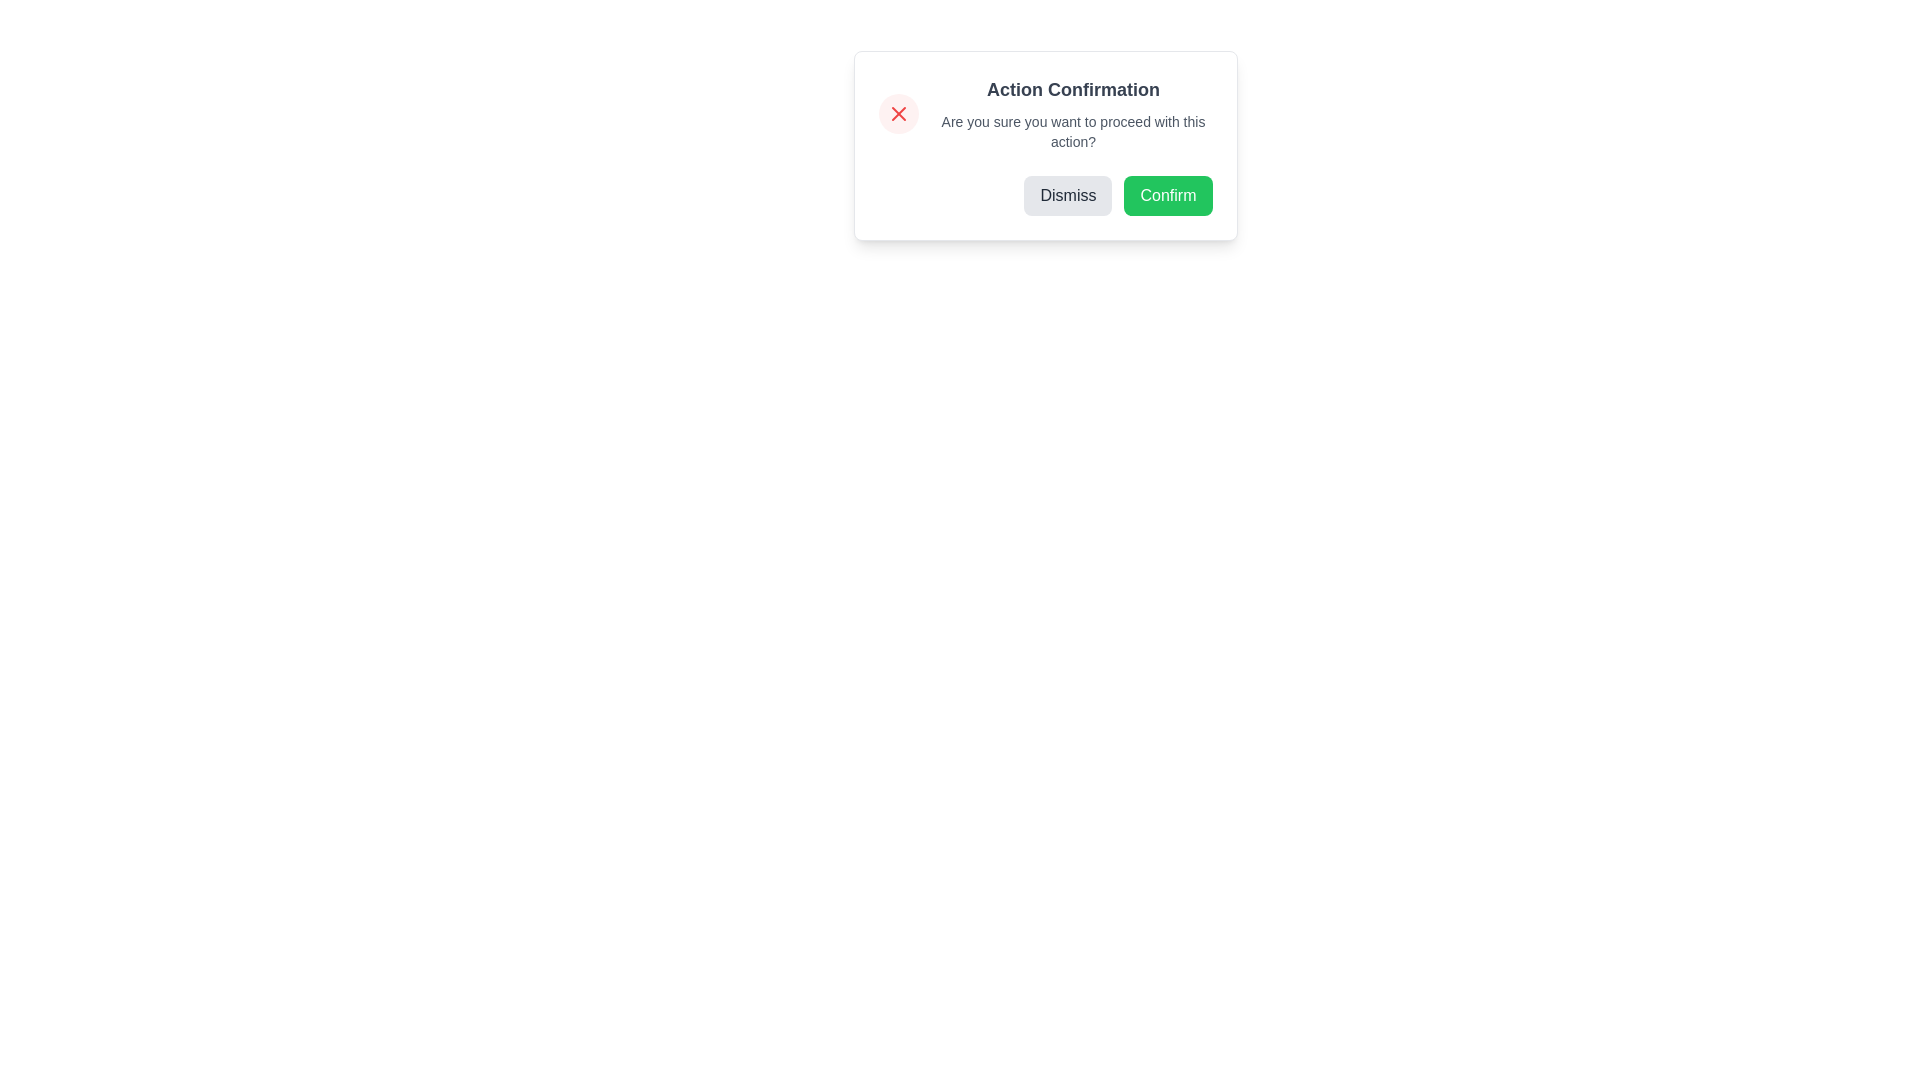 This screenshot has height=1080, width=1920. I want to click on the text label displaying the message 'Are you sure you want to proceed with this action?' located beneath the heading 'Action Confirmation' in the modal dialog, so click(1072, 131).